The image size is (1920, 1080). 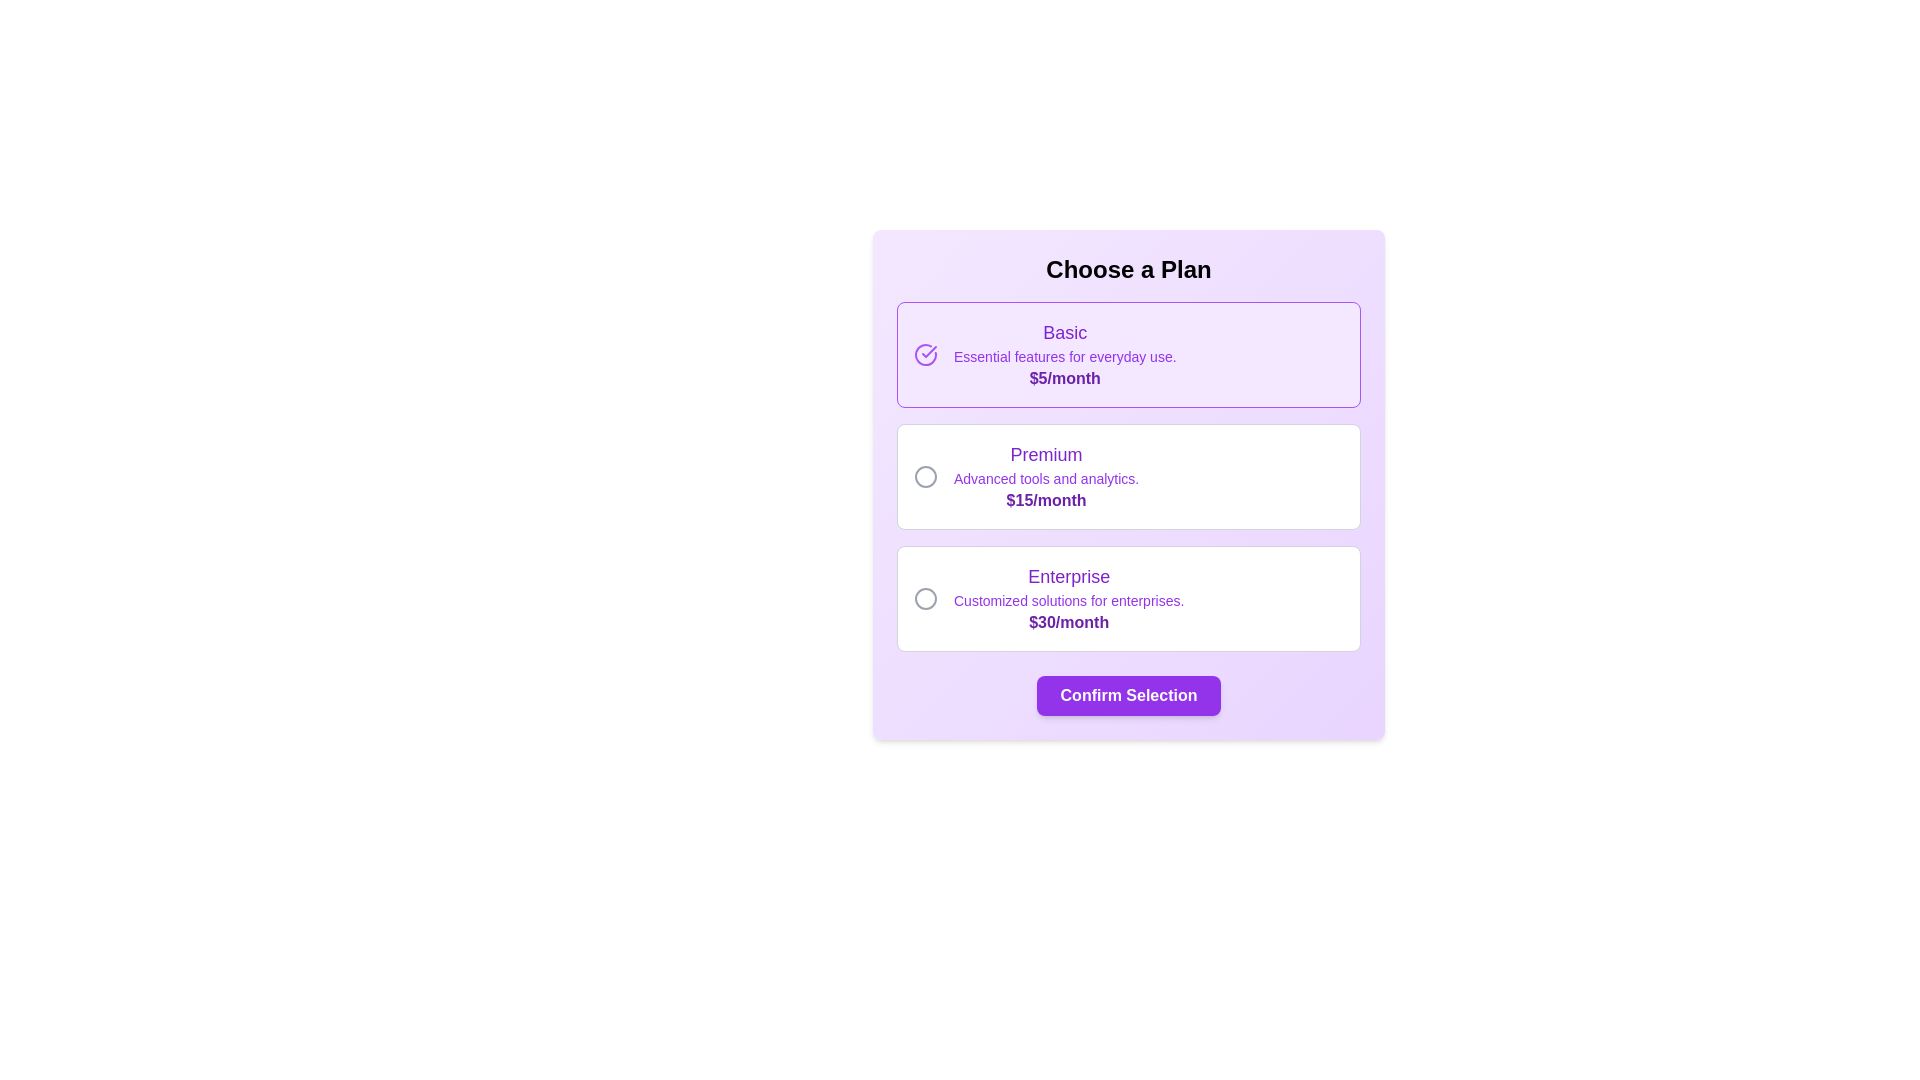 I want to click on the circular icon with a transparent center and gray border located in the 'Premium' plan section, positioned to the left of the text content indicating 'Premium', 'Advanced tools and analytics.', and '$15/month', so click(x=925, y=477).